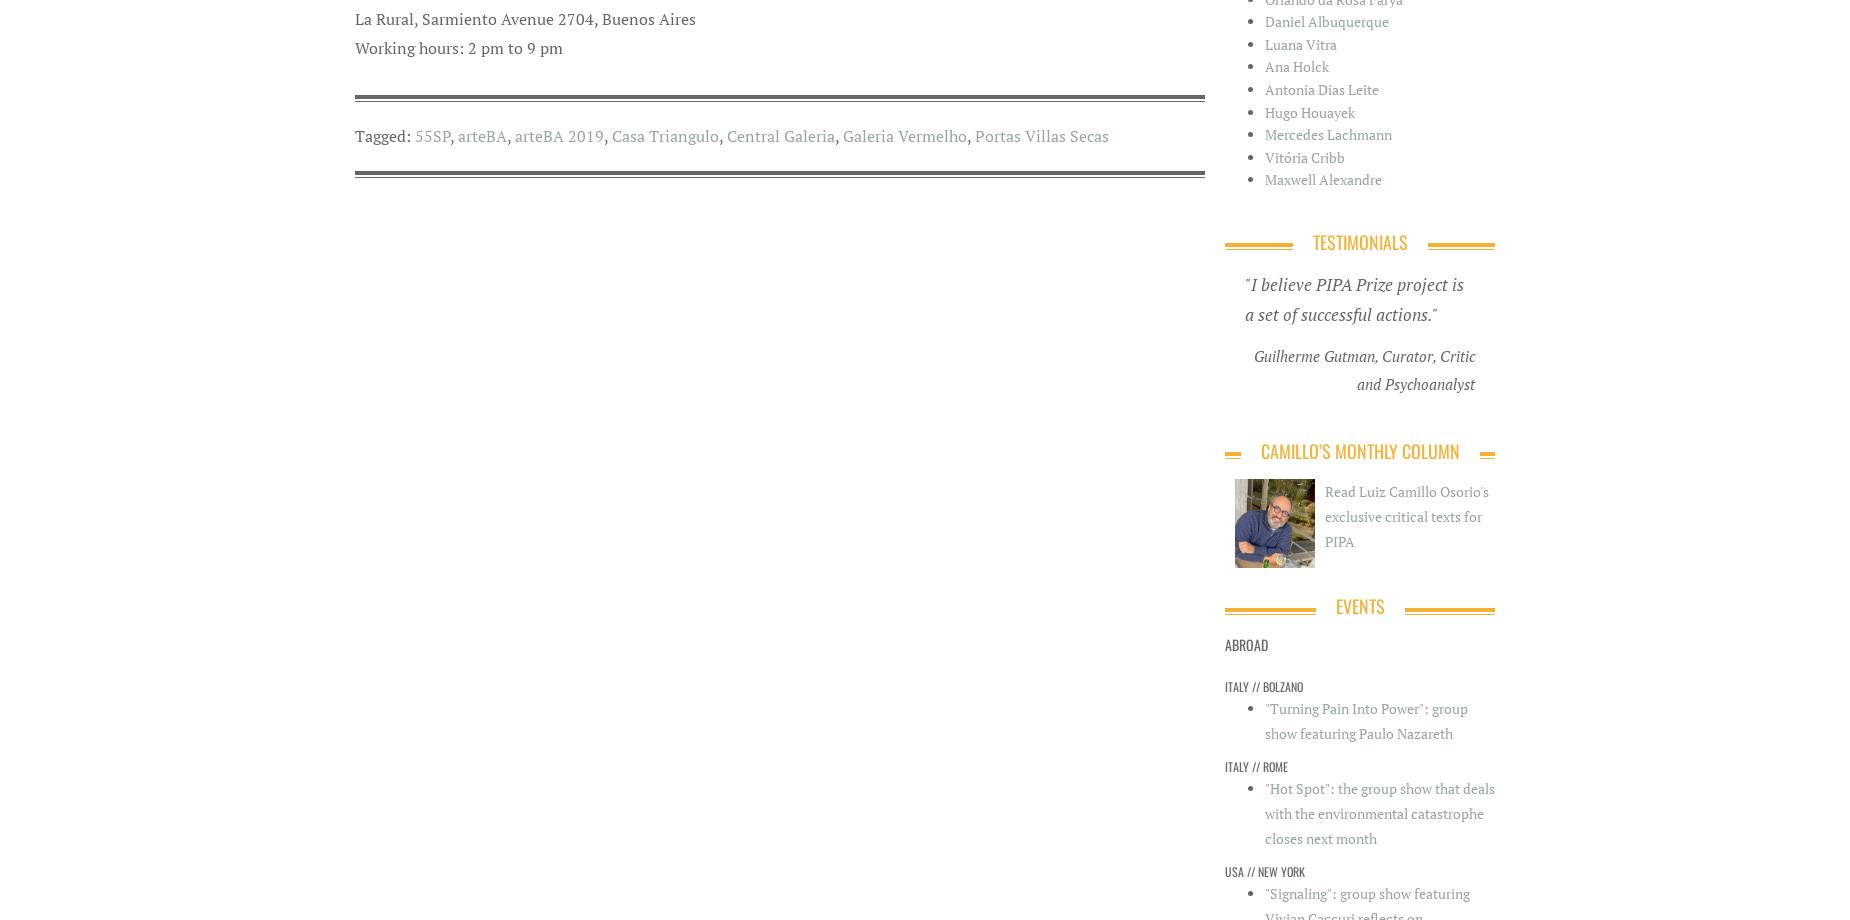 This screenshot has height=920, width=1850. I want to click on 'Tagged:', so click(381, 133).